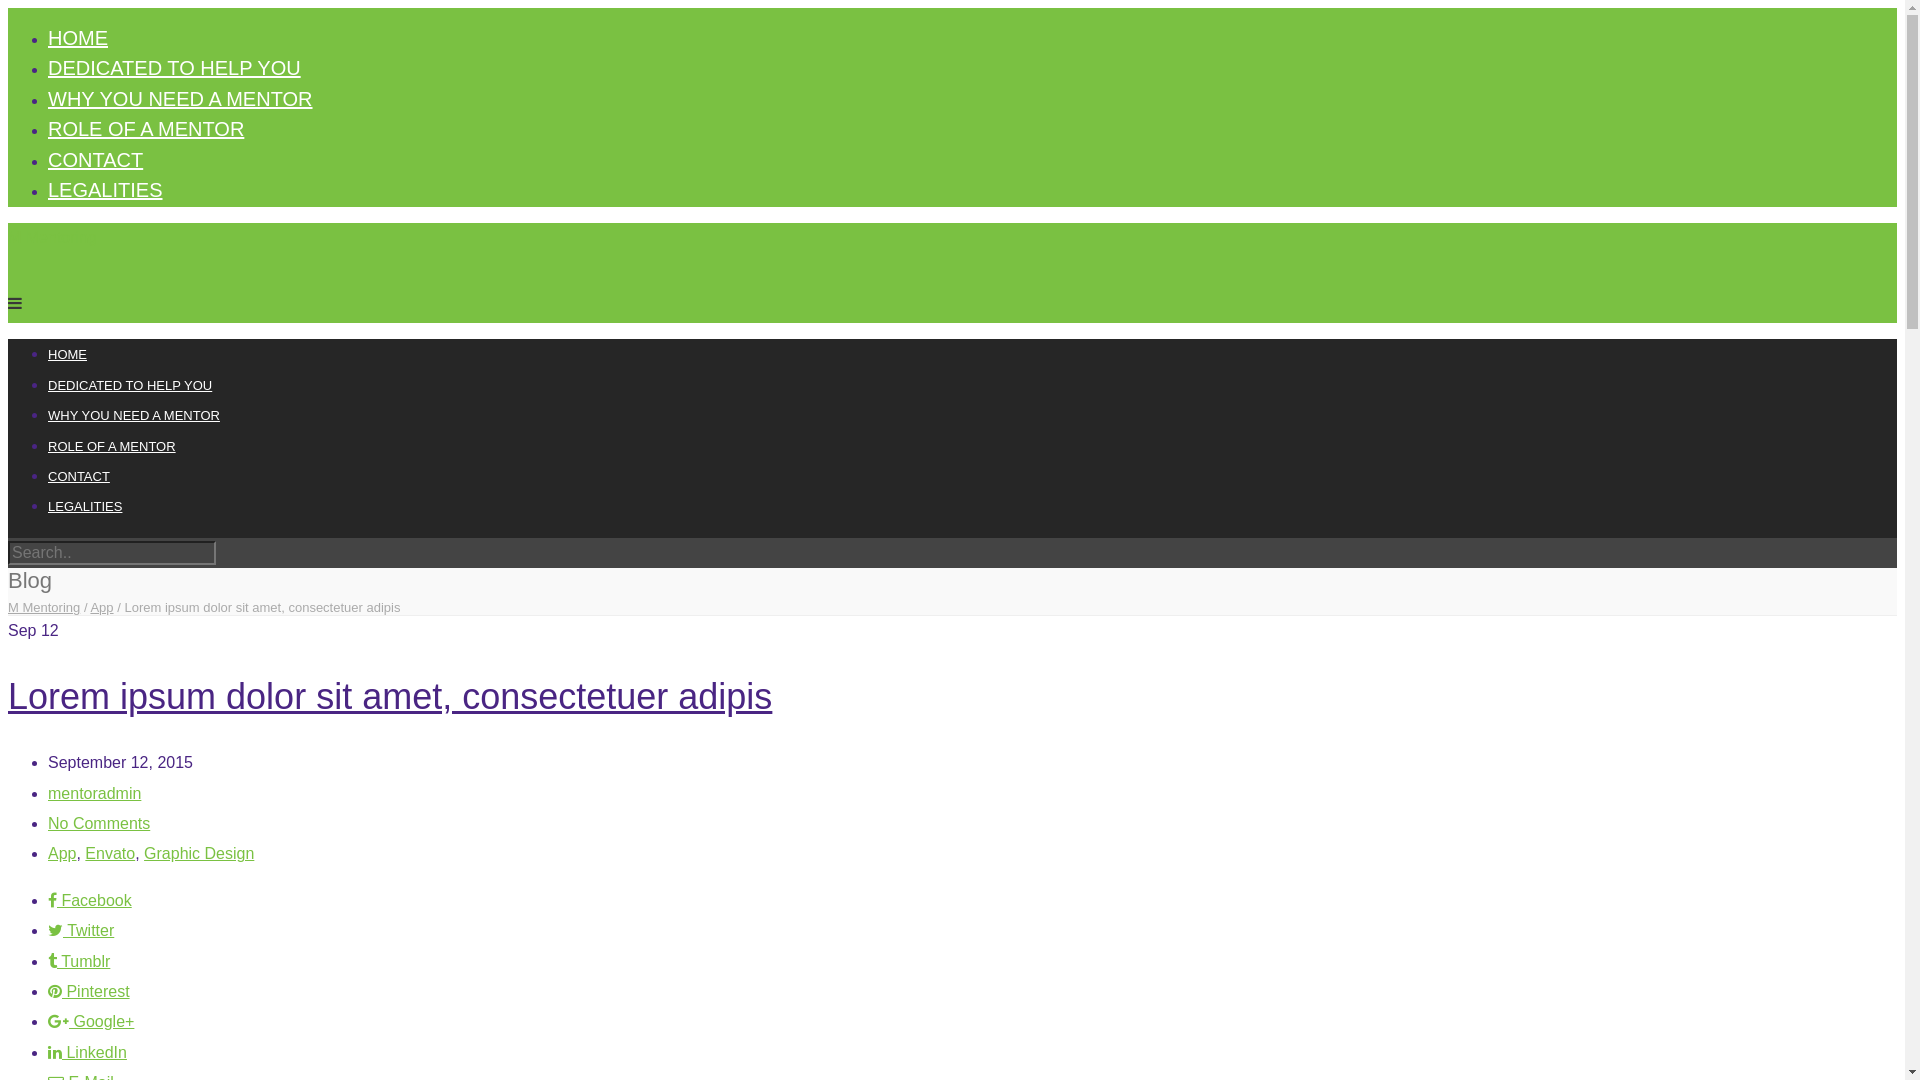 The image size is (1920, 1080). What do you see at coordinates (78, 960) in the screenshot?
I see `'Tumblr'` at bounding box center [78, 960].